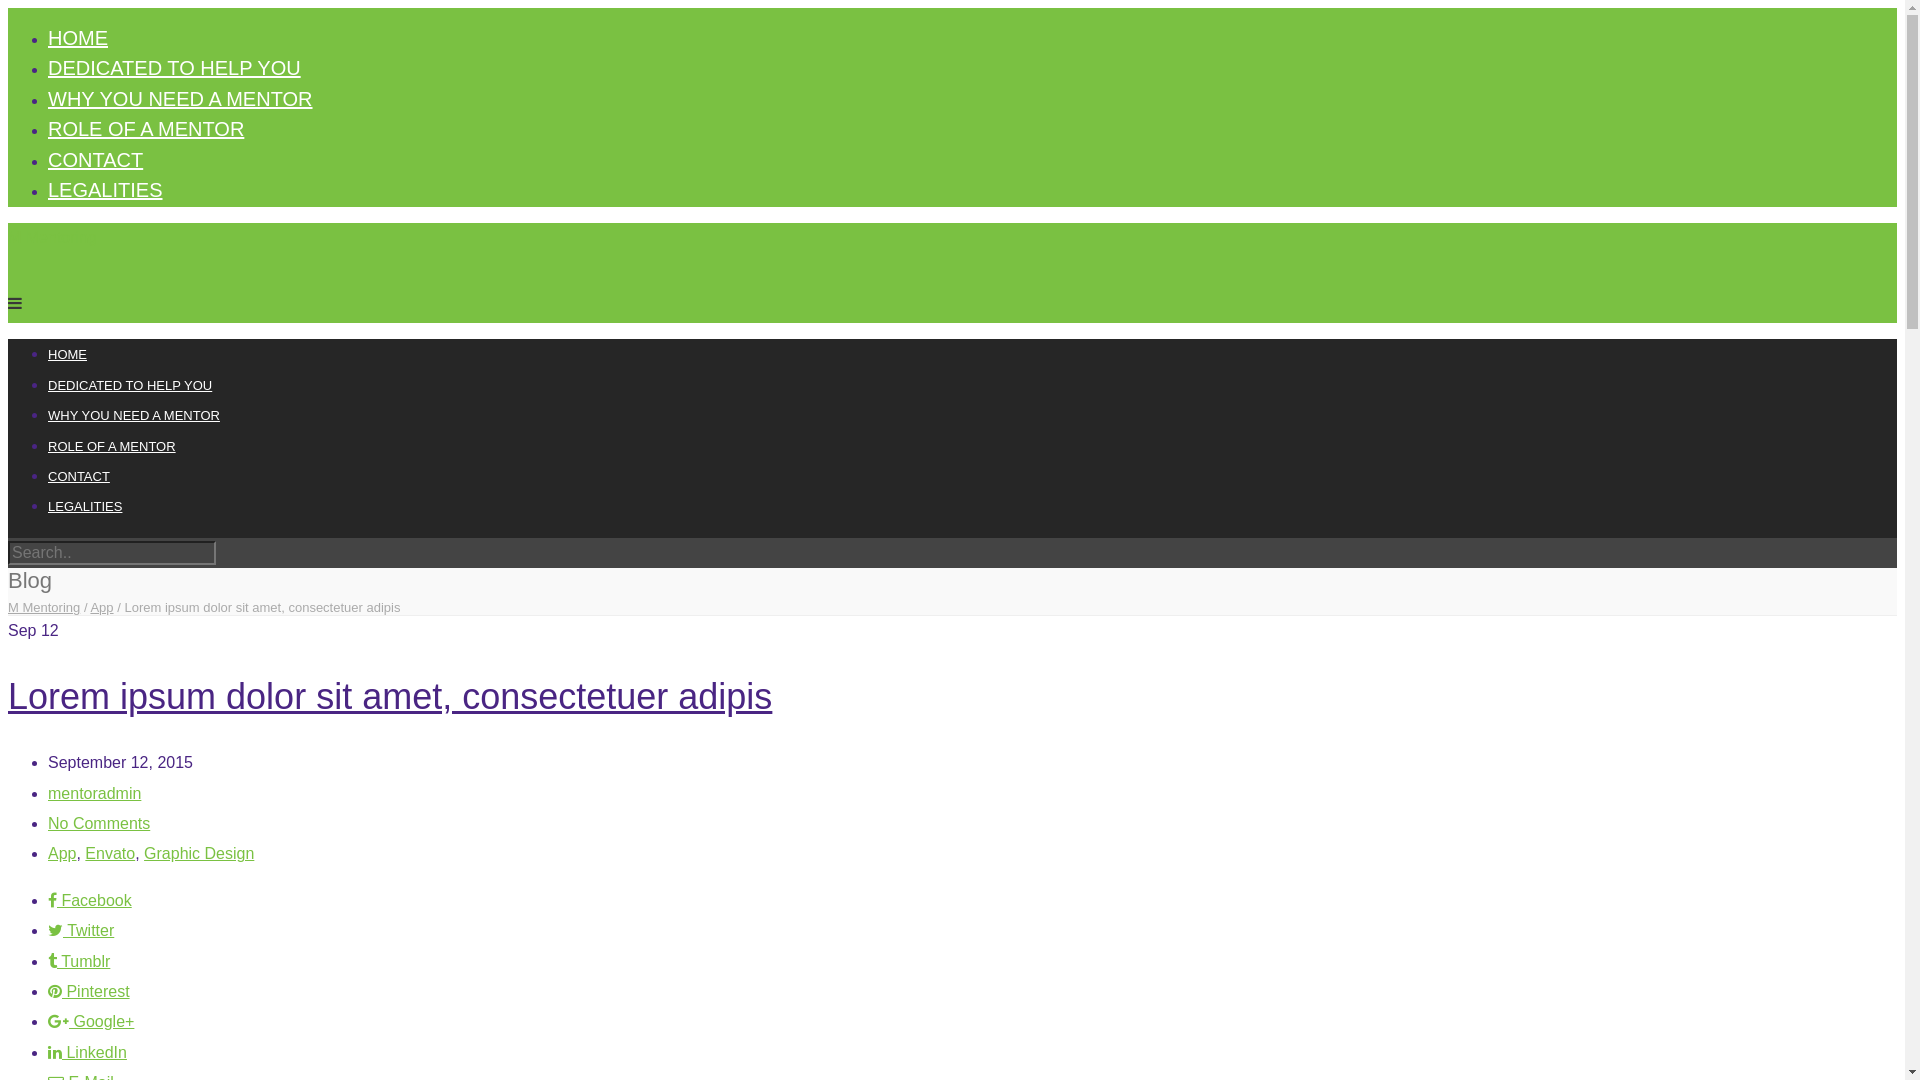 The image size is (1920, 1080). What do you see at coordinates (78, 960) in the screenshot?
I see `'Tumblr'` at bounding box center [78, 960].